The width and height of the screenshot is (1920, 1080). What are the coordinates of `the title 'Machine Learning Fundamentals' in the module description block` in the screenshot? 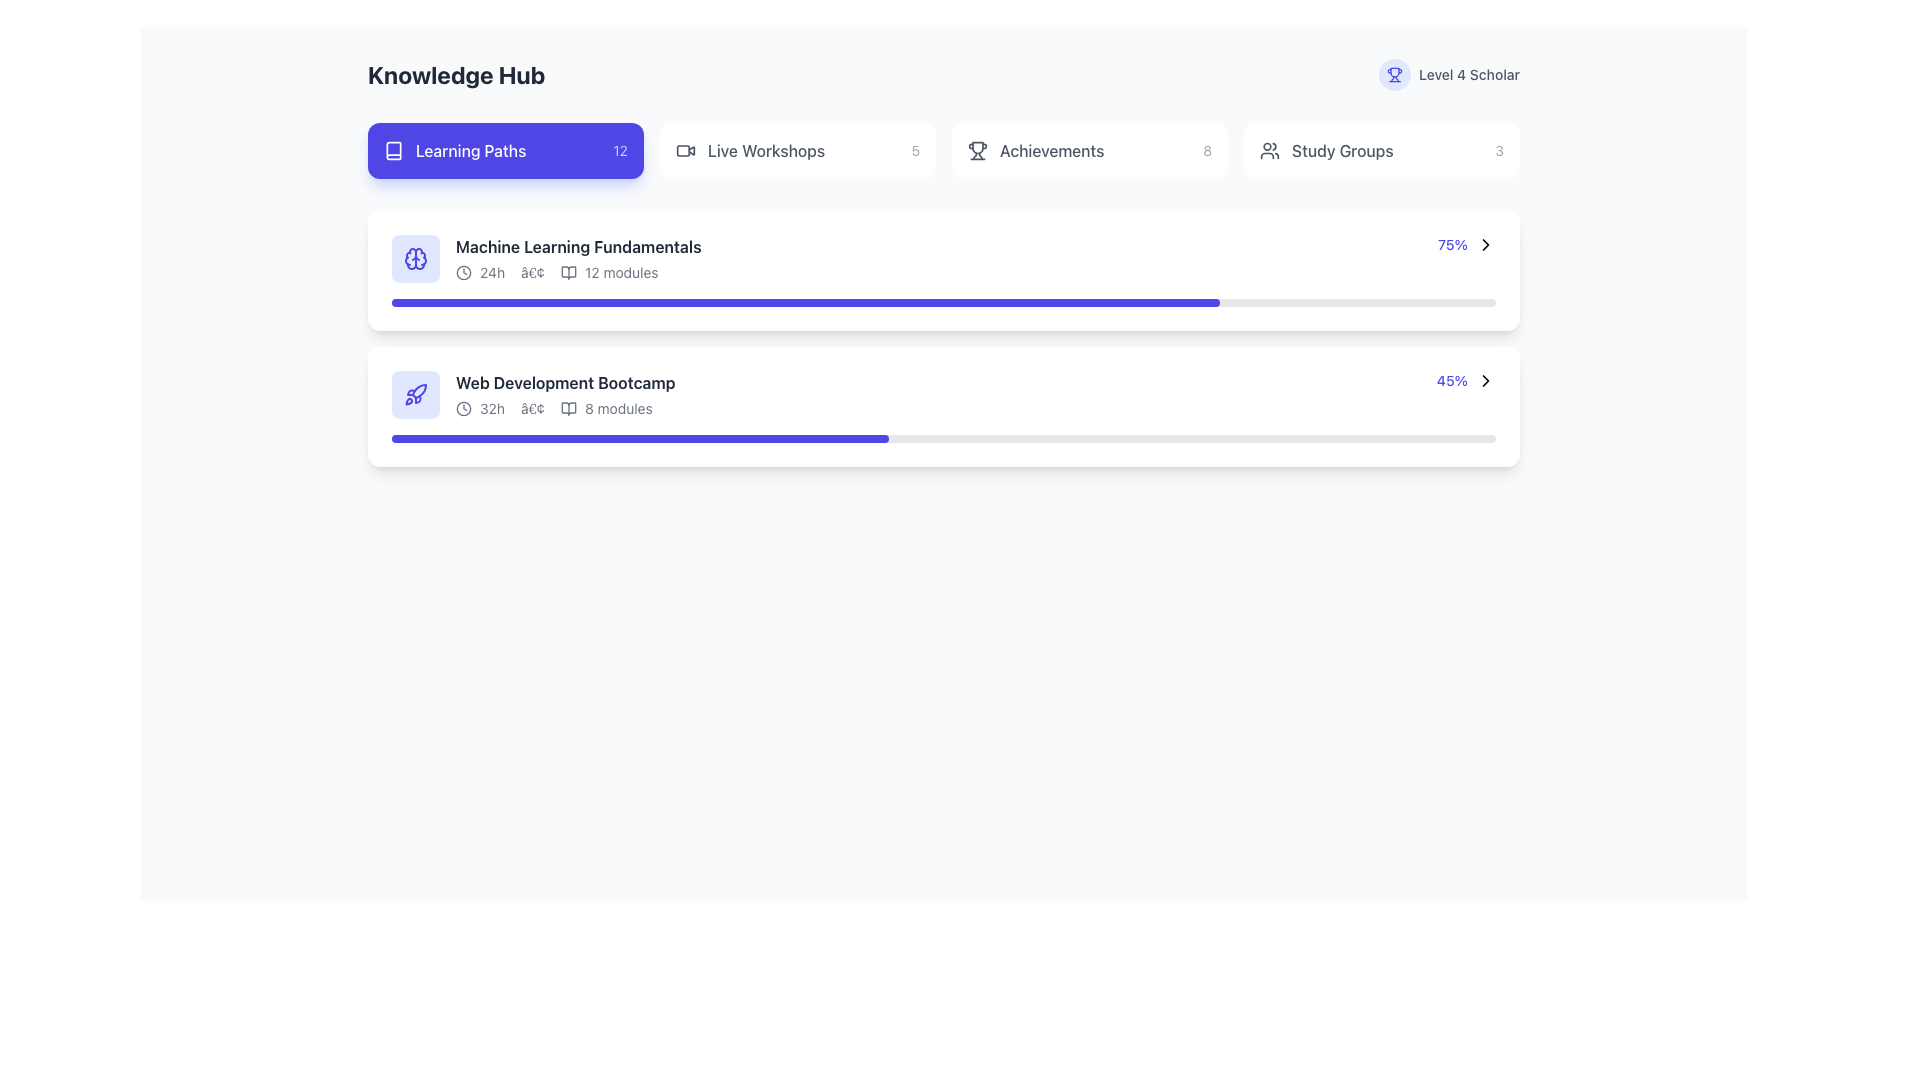 It's located at (546, 257).